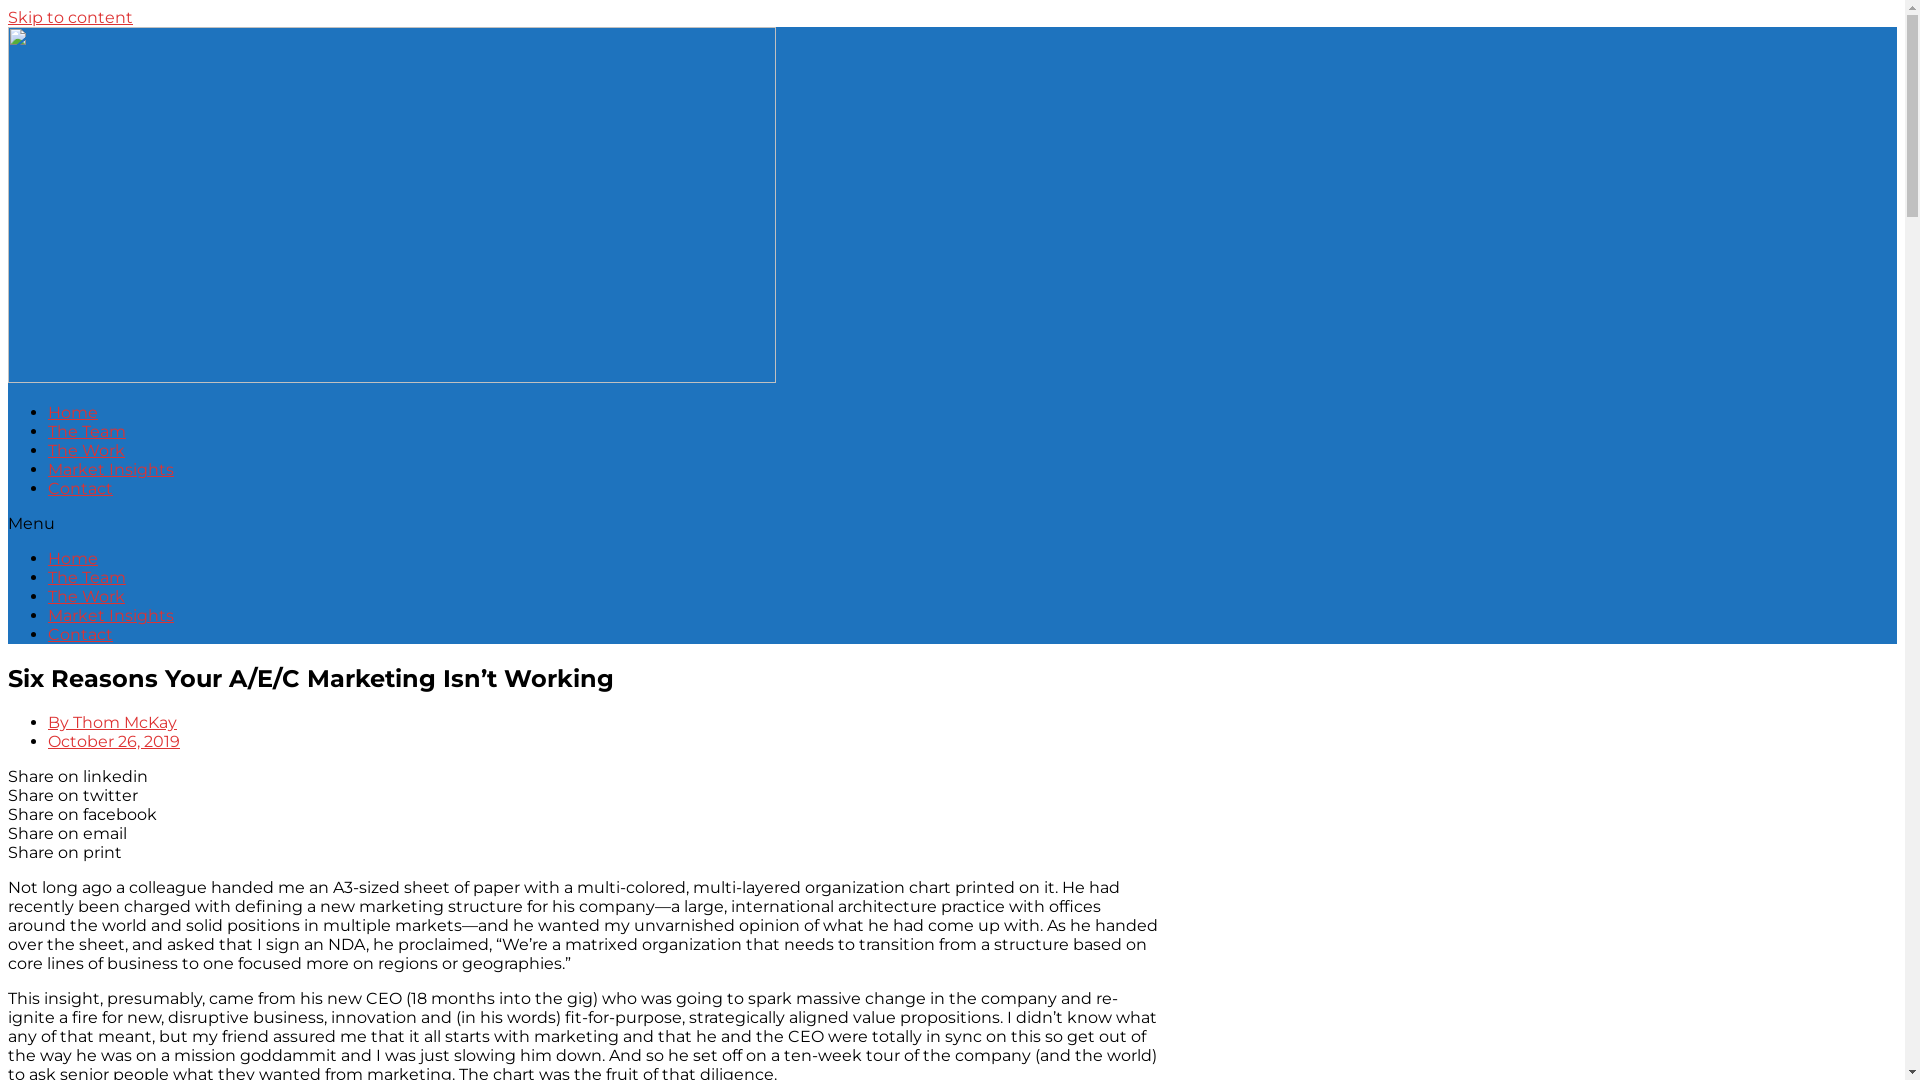 This screenshot has width=1920, height=1080. Describe the element at coordinates (72, 411) in the screenshot. I see `'Home'` at that location.